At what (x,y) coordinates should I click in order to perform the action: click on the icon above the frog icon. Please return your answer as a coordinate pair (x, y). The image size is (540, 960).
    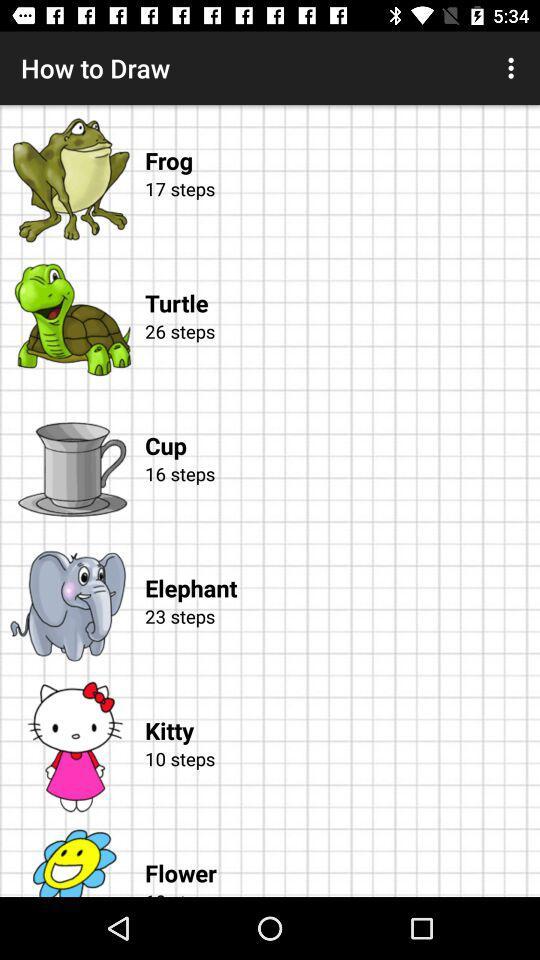
    Looking at the image, I should click on (513, 68).